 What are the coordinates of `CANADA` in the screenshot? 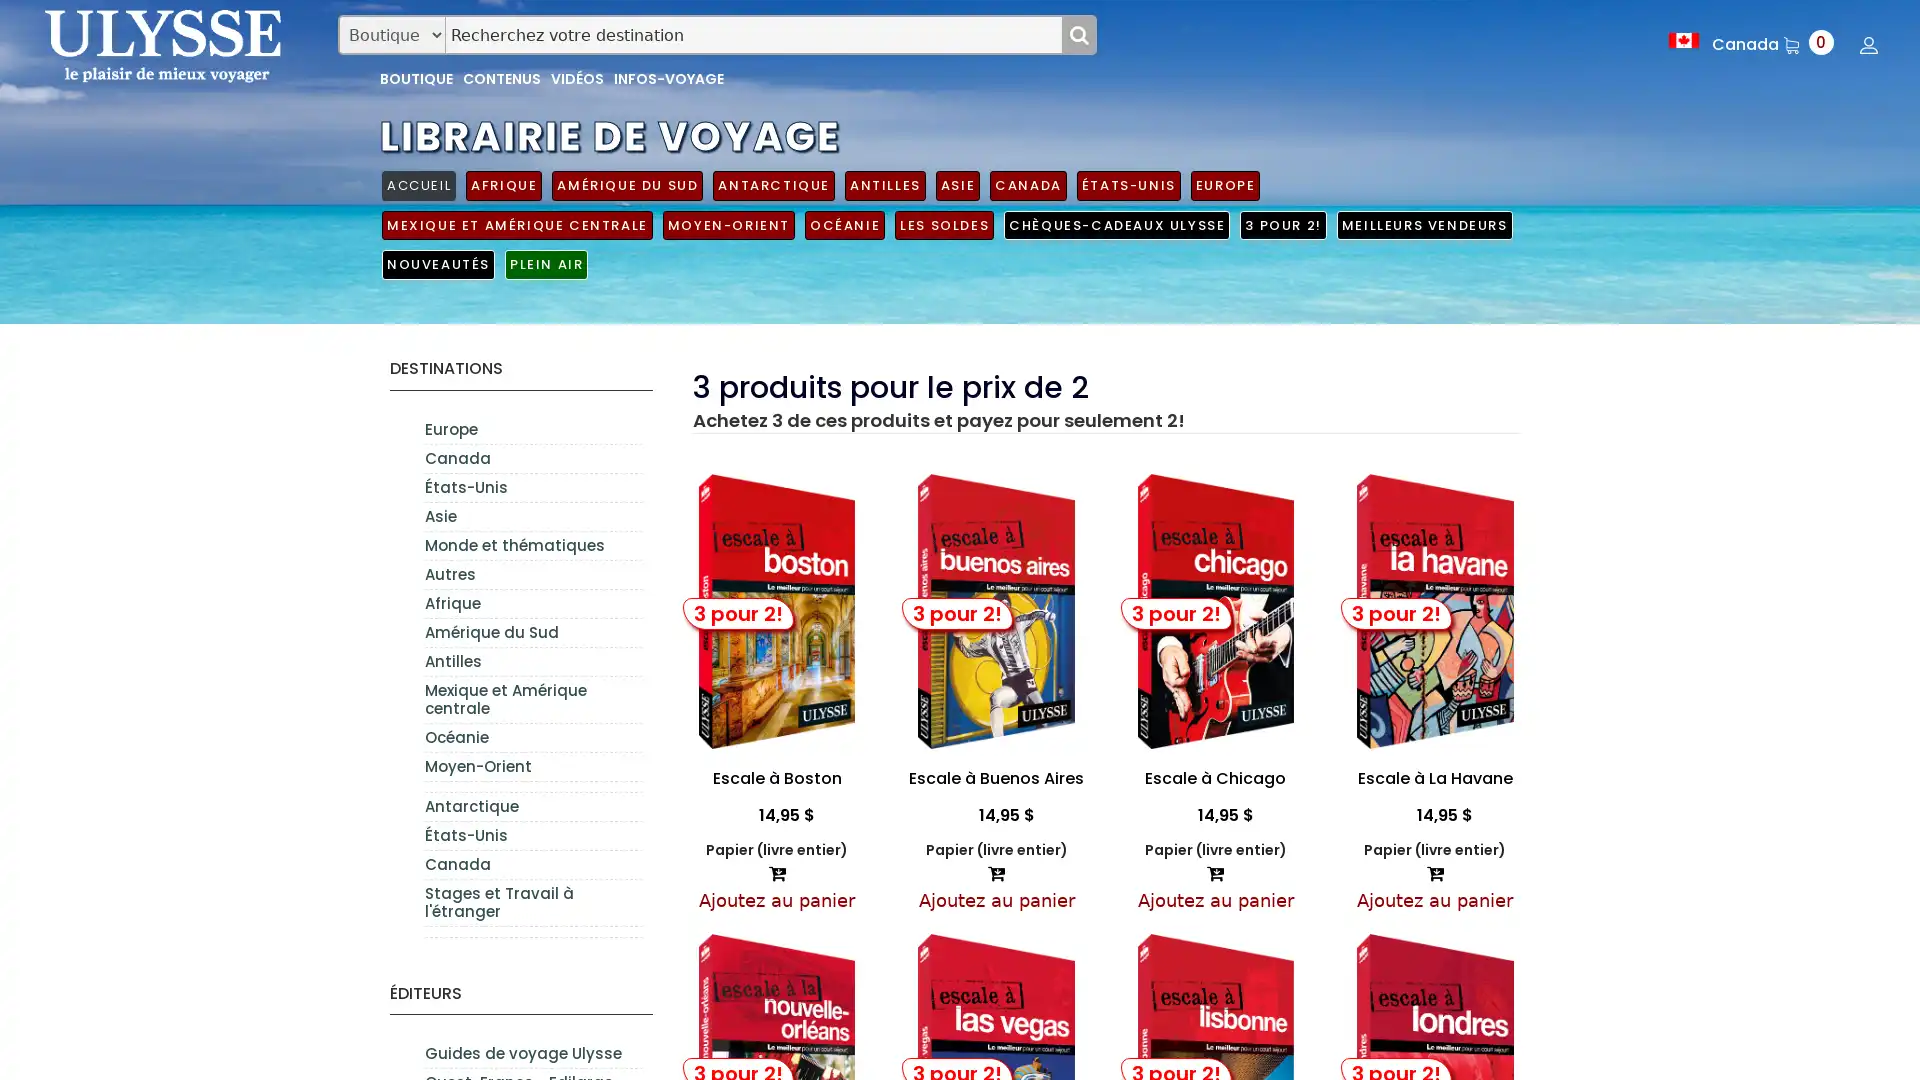 It's located at (1027, 185).